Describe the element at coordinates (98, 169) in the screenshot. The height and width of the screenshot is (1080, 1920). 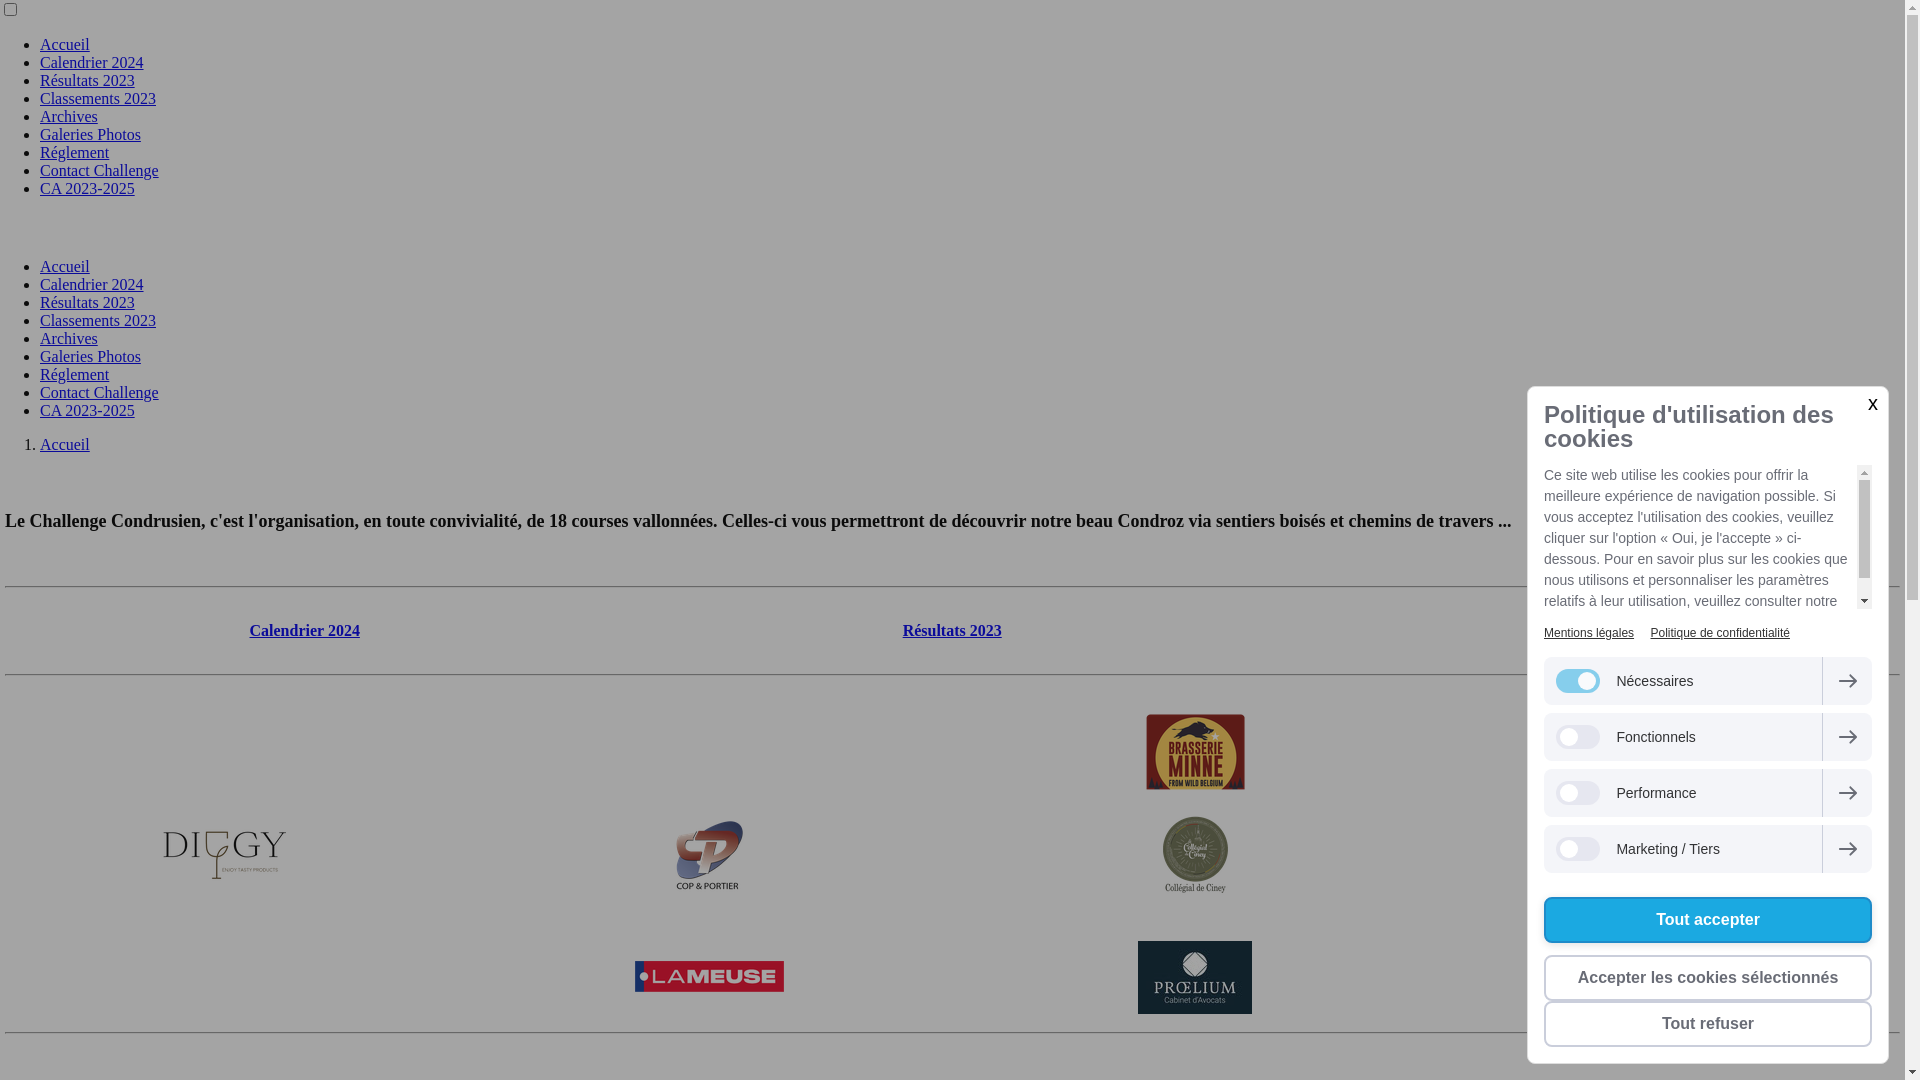
I see `'Contact Challenge'` at that location.